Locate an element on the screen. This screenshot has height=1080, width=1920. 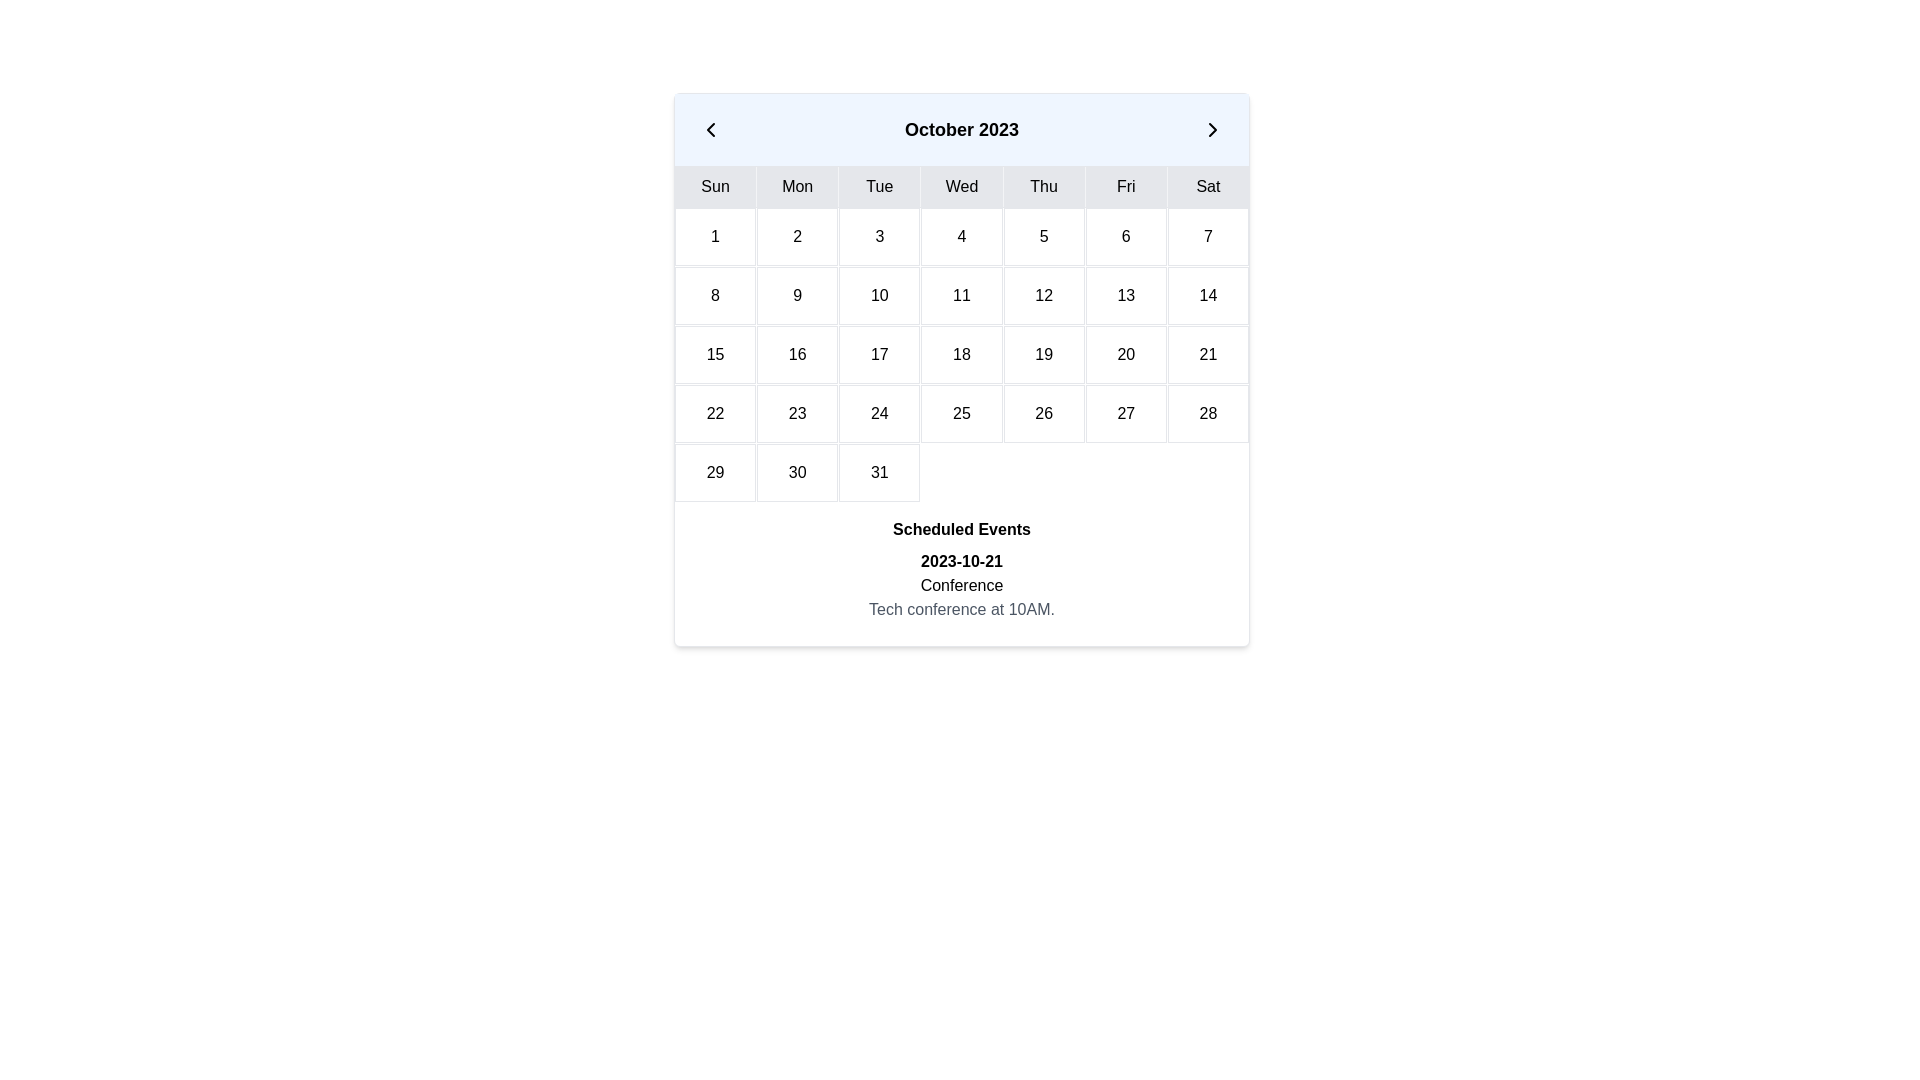
the calendar date cell representing the 8th day of the month, located in the second row and first column under the 'Sun' header is located at coordinates (715, 296).